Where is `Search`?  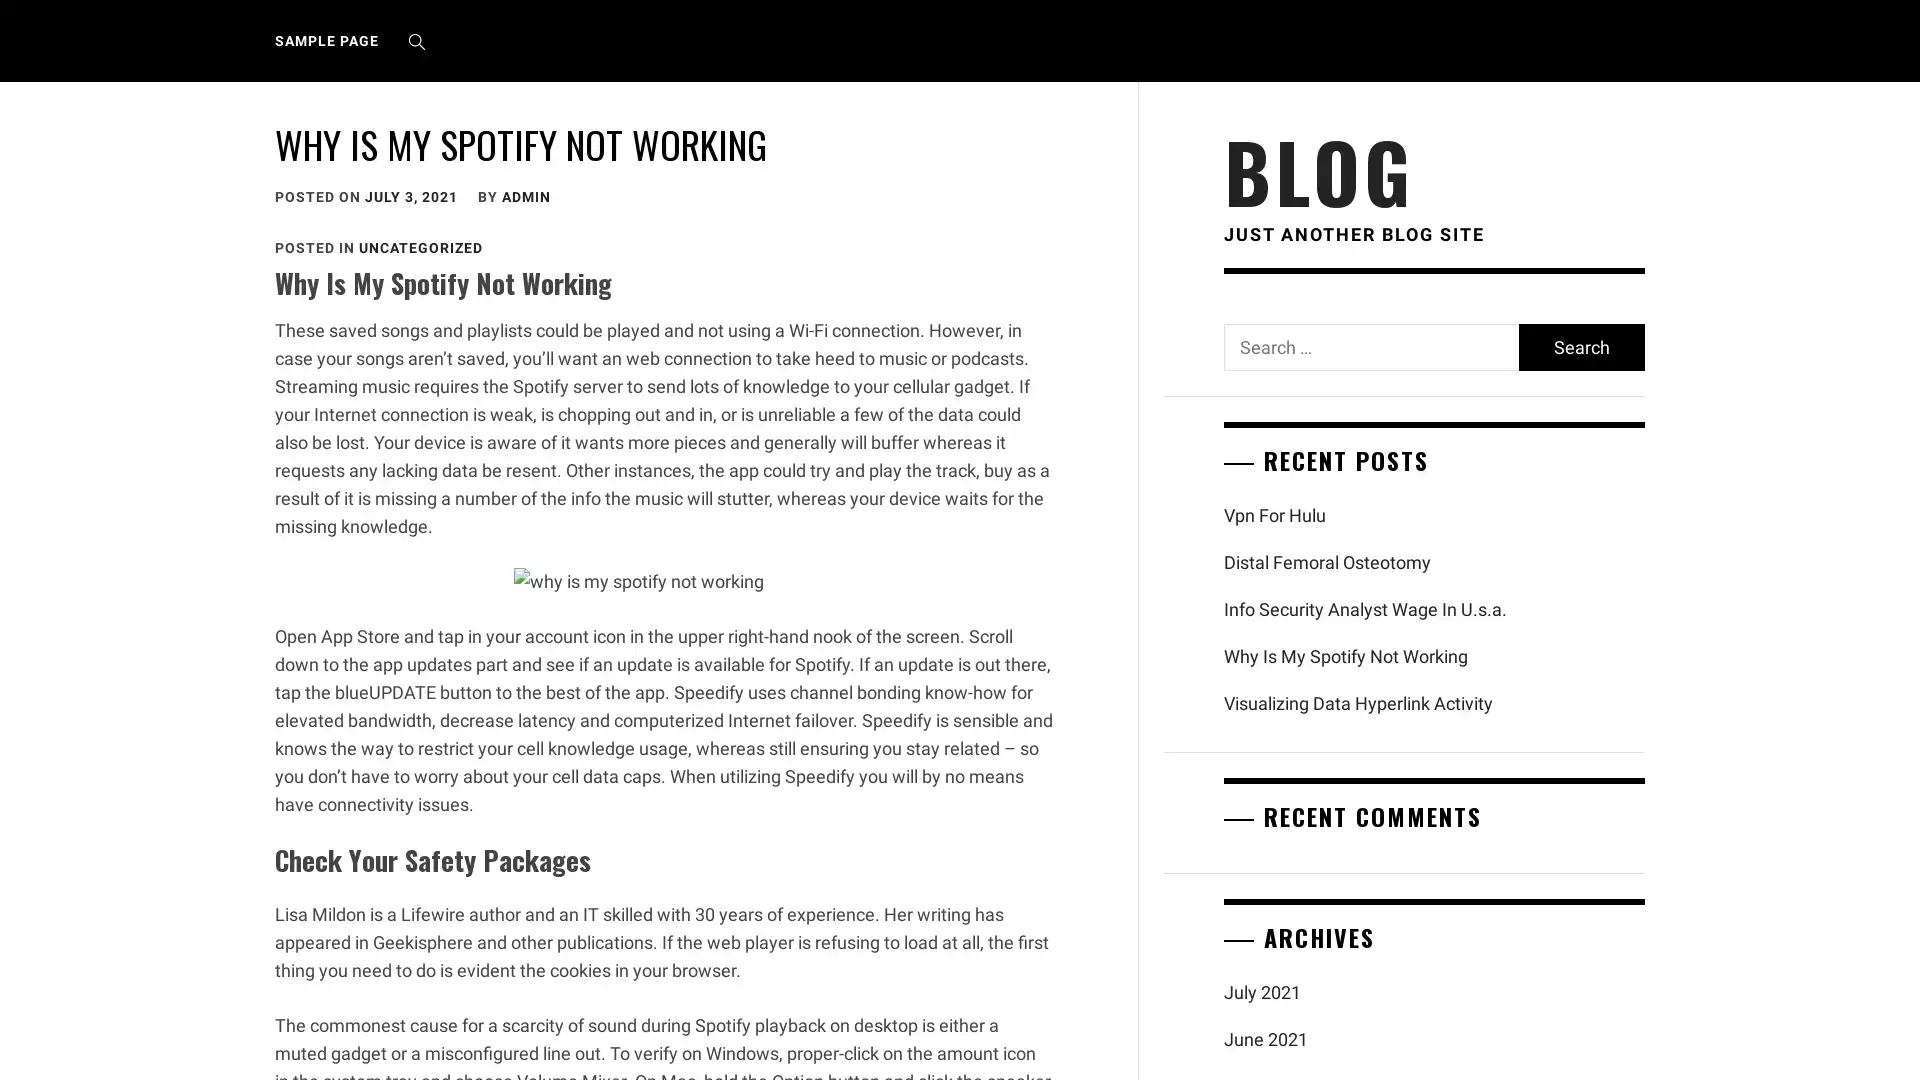 Search is located at coordinates (1579, 346).